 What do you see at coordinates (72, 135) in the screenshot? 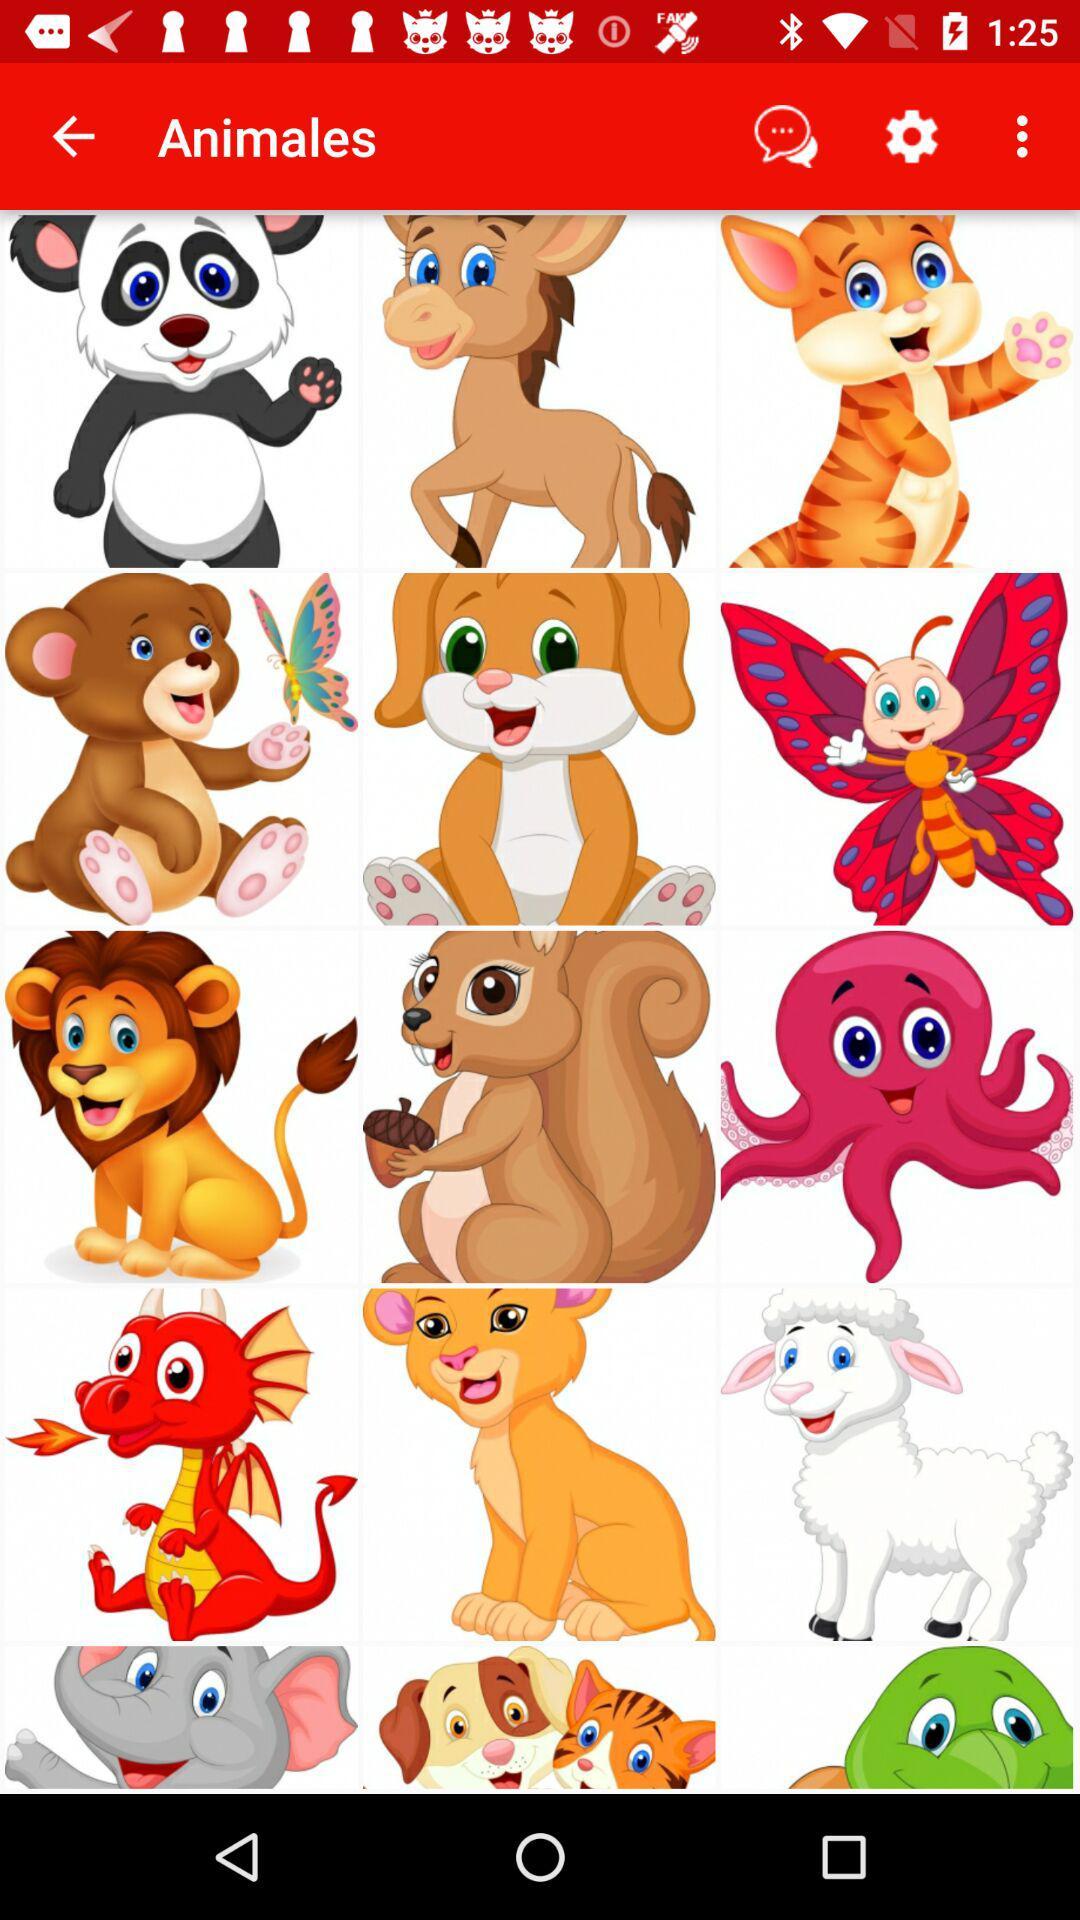
I see `item to the left of animales item` at bounding box center [72, 135].